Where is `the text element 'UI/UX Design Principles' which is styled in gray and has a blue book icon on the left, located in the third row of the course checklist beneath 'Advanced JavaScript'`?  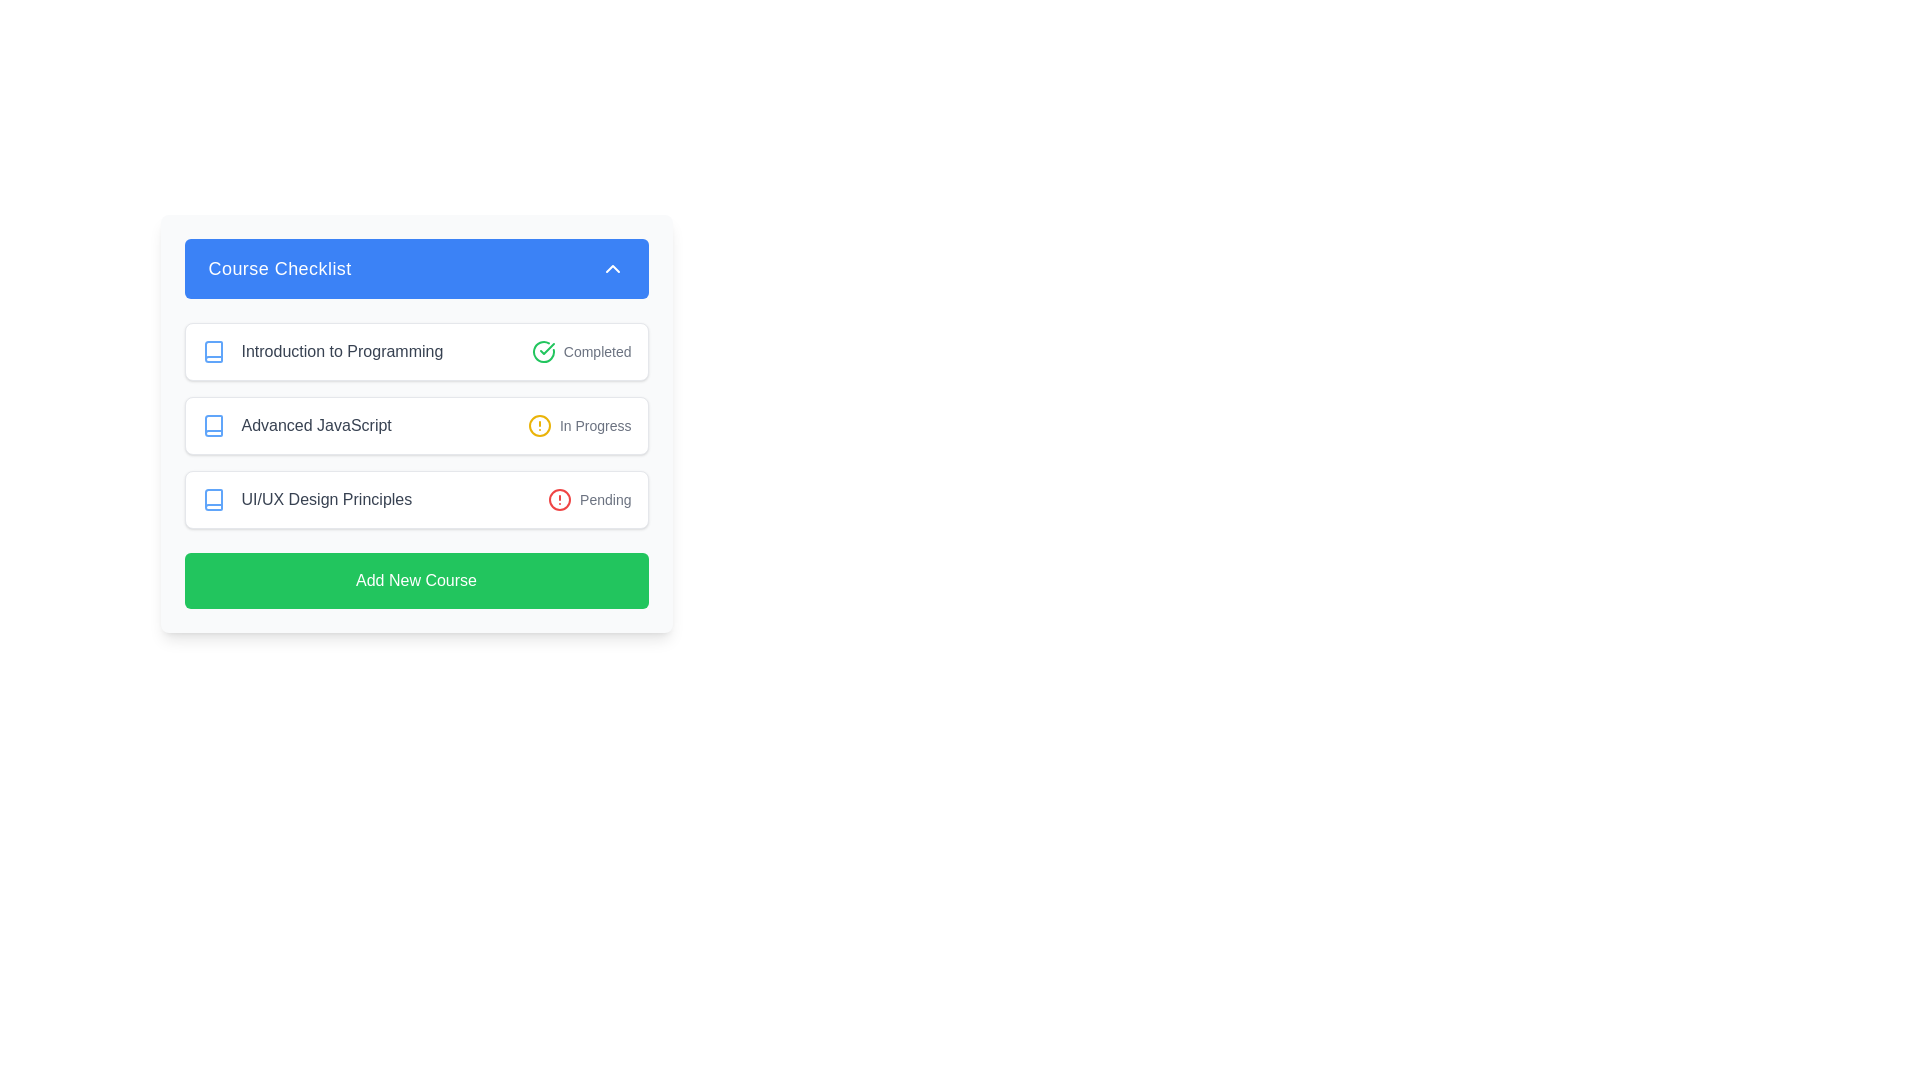 the text element 'UI/UX Design Principles' which is styled in gray and has a blue book icon on the left, located in the third row of the course checklist beneath 'Advanced JavaScript' is located at coordinates (305, 499).